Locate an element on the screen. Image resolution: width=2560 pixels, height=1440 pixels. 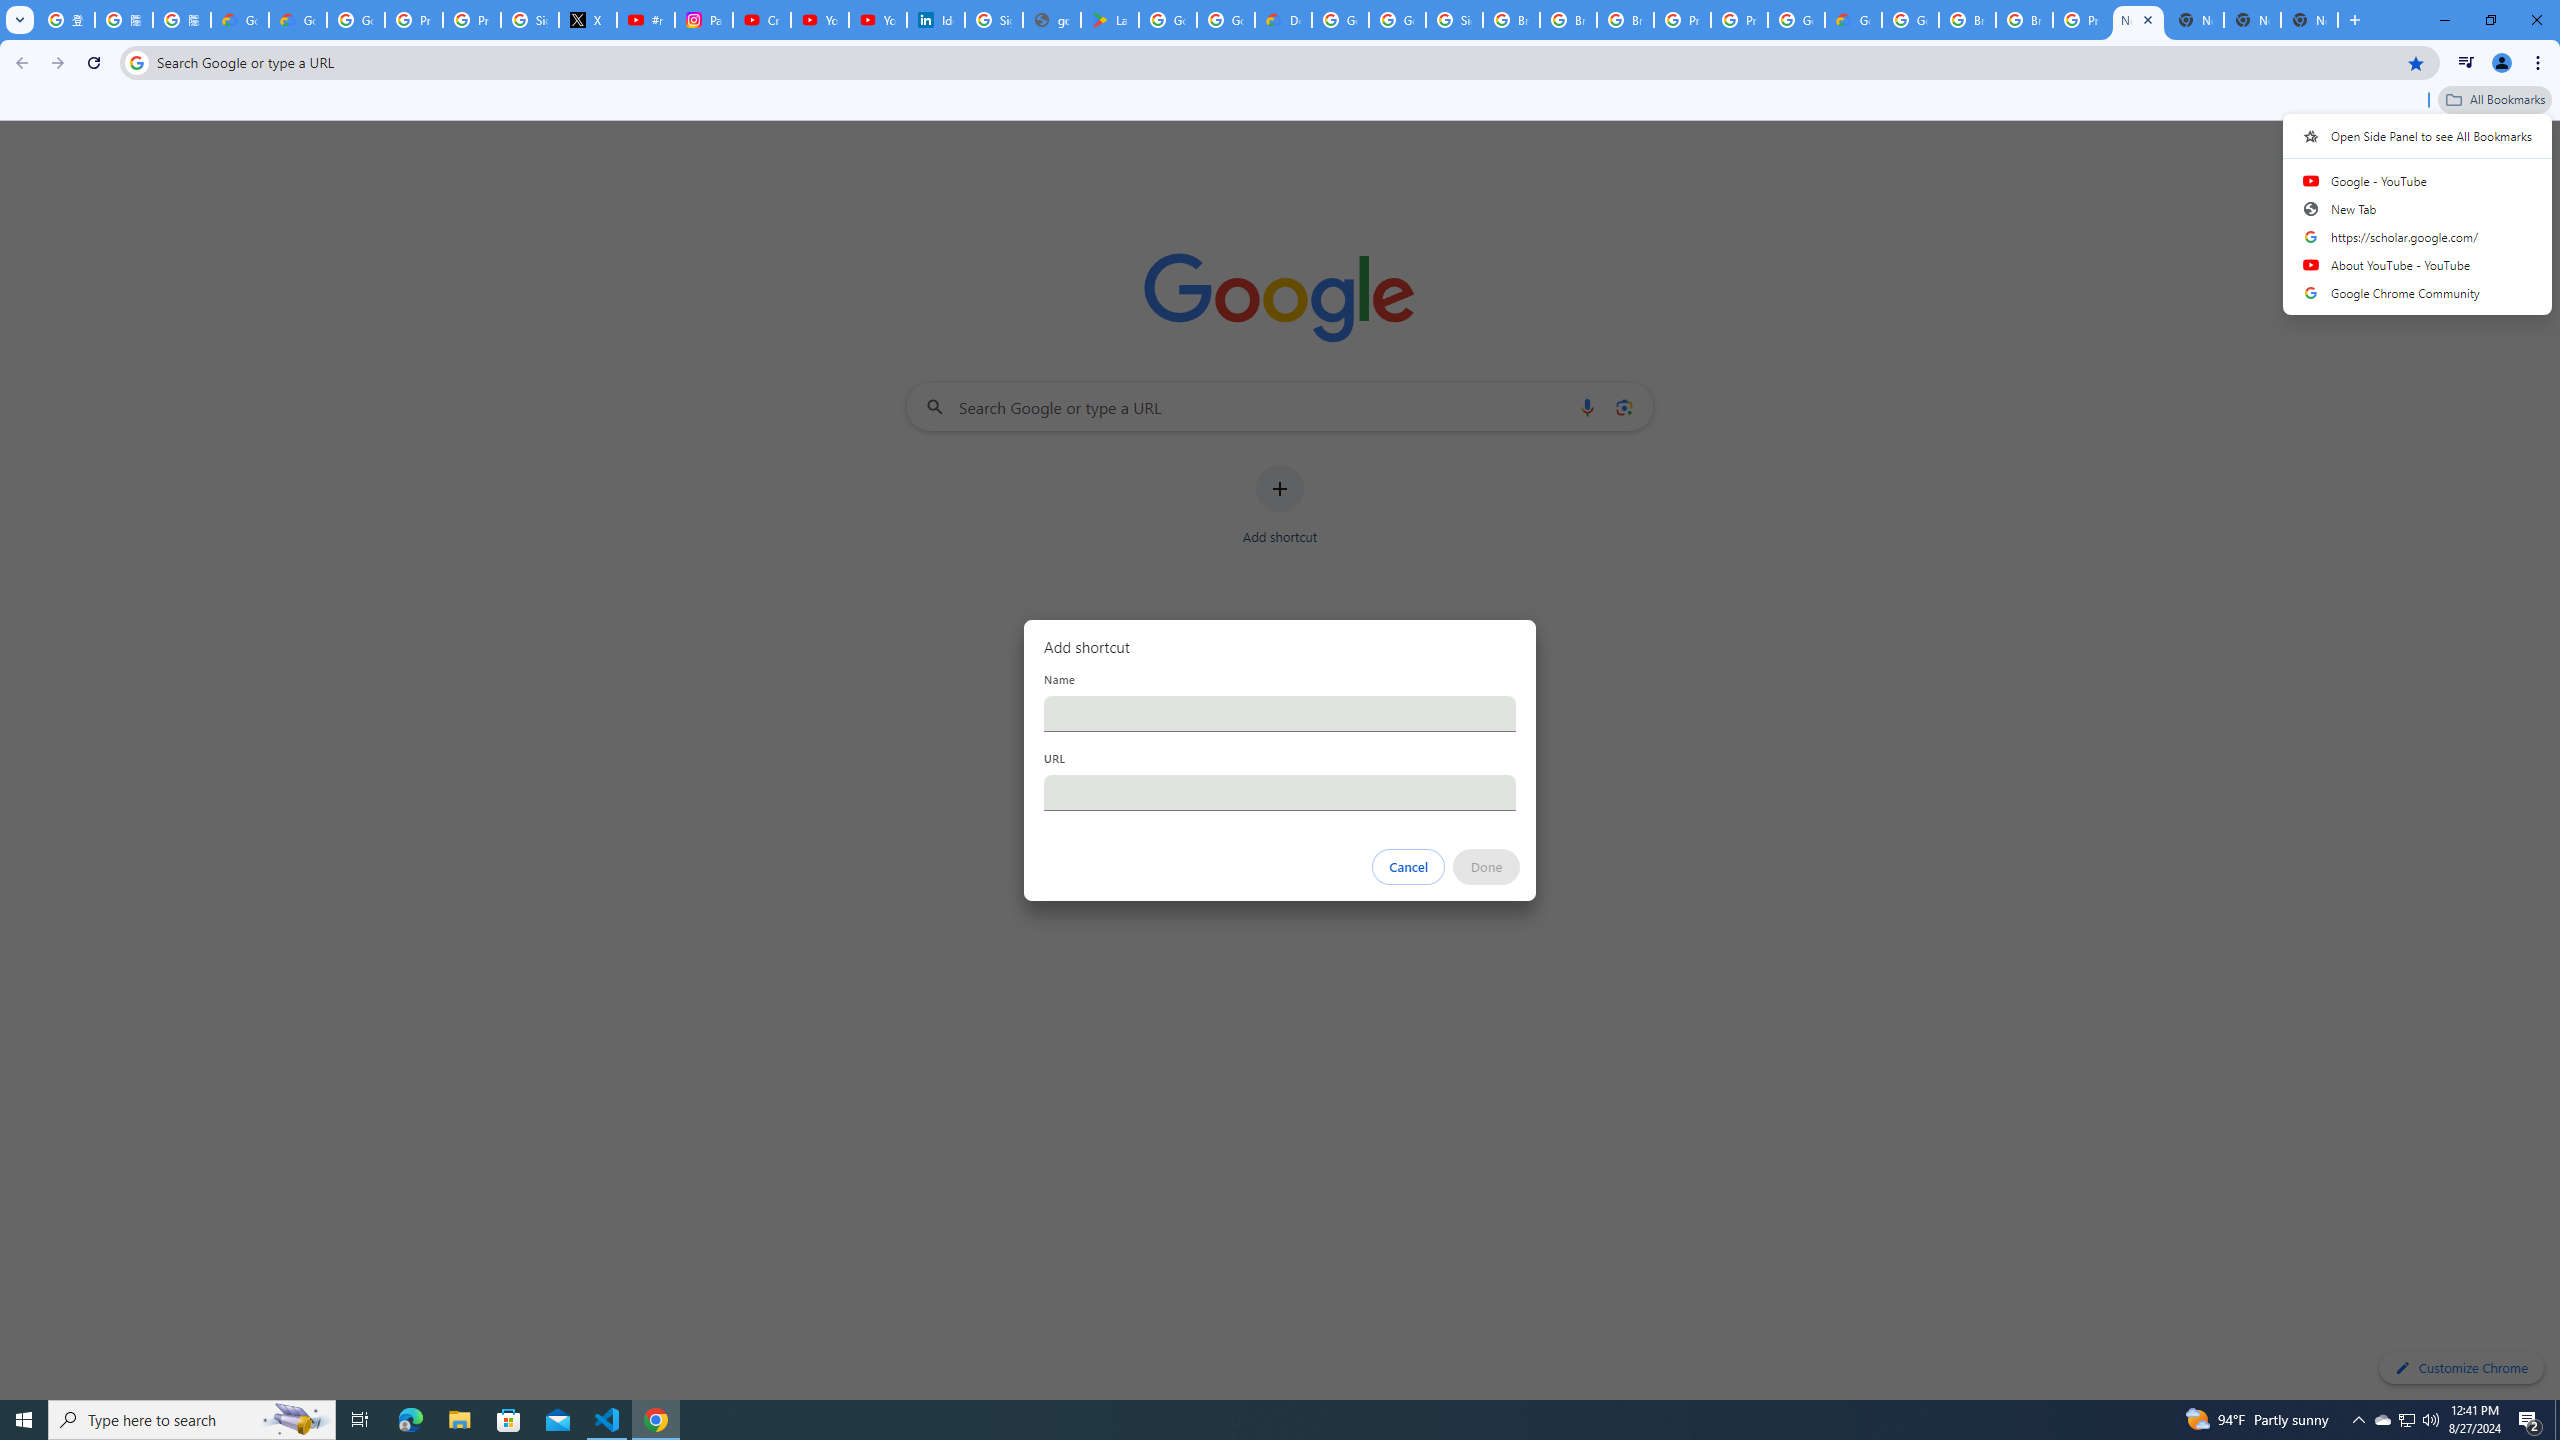
'Cancel' is located at coordinates (1409, 866).